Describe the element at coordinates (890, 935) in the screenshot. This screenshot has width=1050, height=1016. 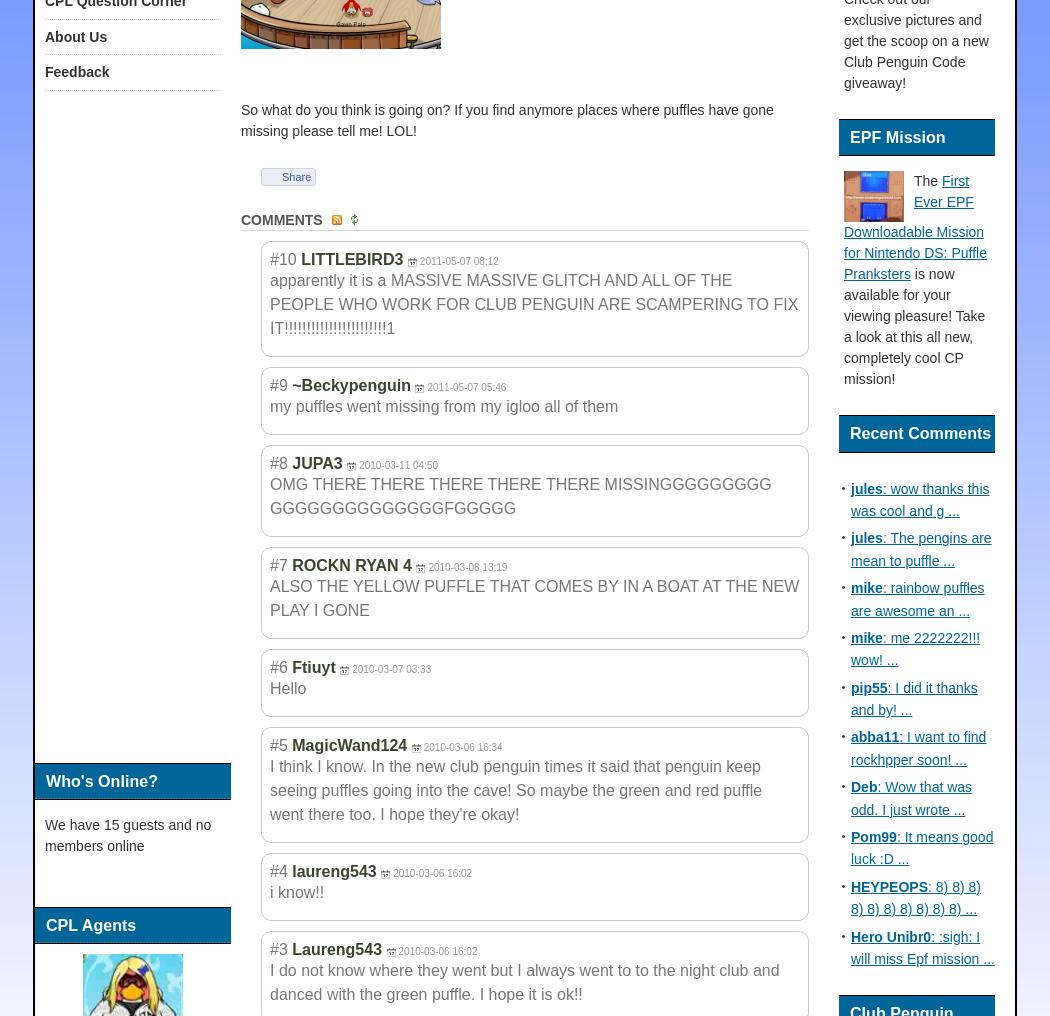
I see `'Hero Unibr0'` at that location.